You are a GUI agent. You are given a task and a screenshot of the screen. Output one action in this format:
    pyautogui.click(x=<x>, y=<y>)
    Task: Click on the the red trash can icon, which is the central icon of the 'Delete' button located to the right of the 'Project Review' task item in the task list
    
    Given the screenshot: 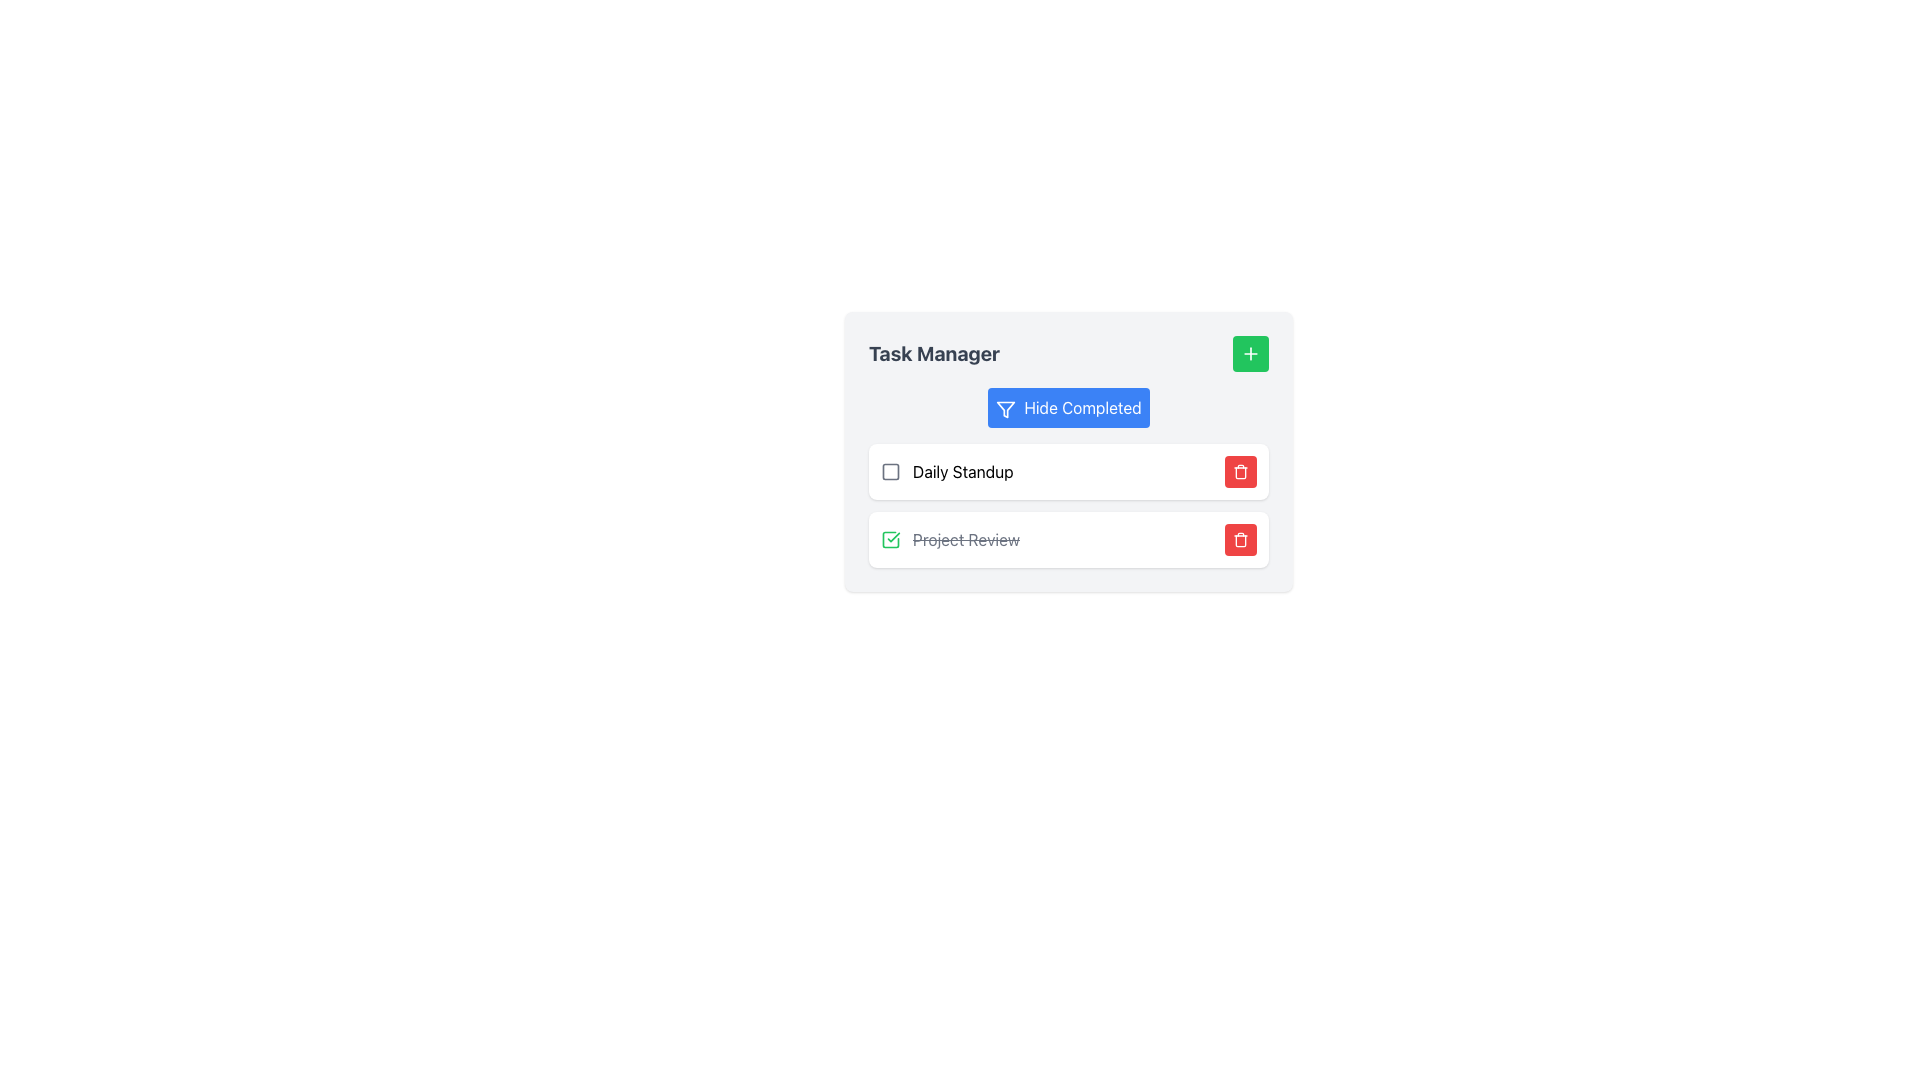 What is the action you would take?
    pyautogui.click(x=1240, y=540)
    